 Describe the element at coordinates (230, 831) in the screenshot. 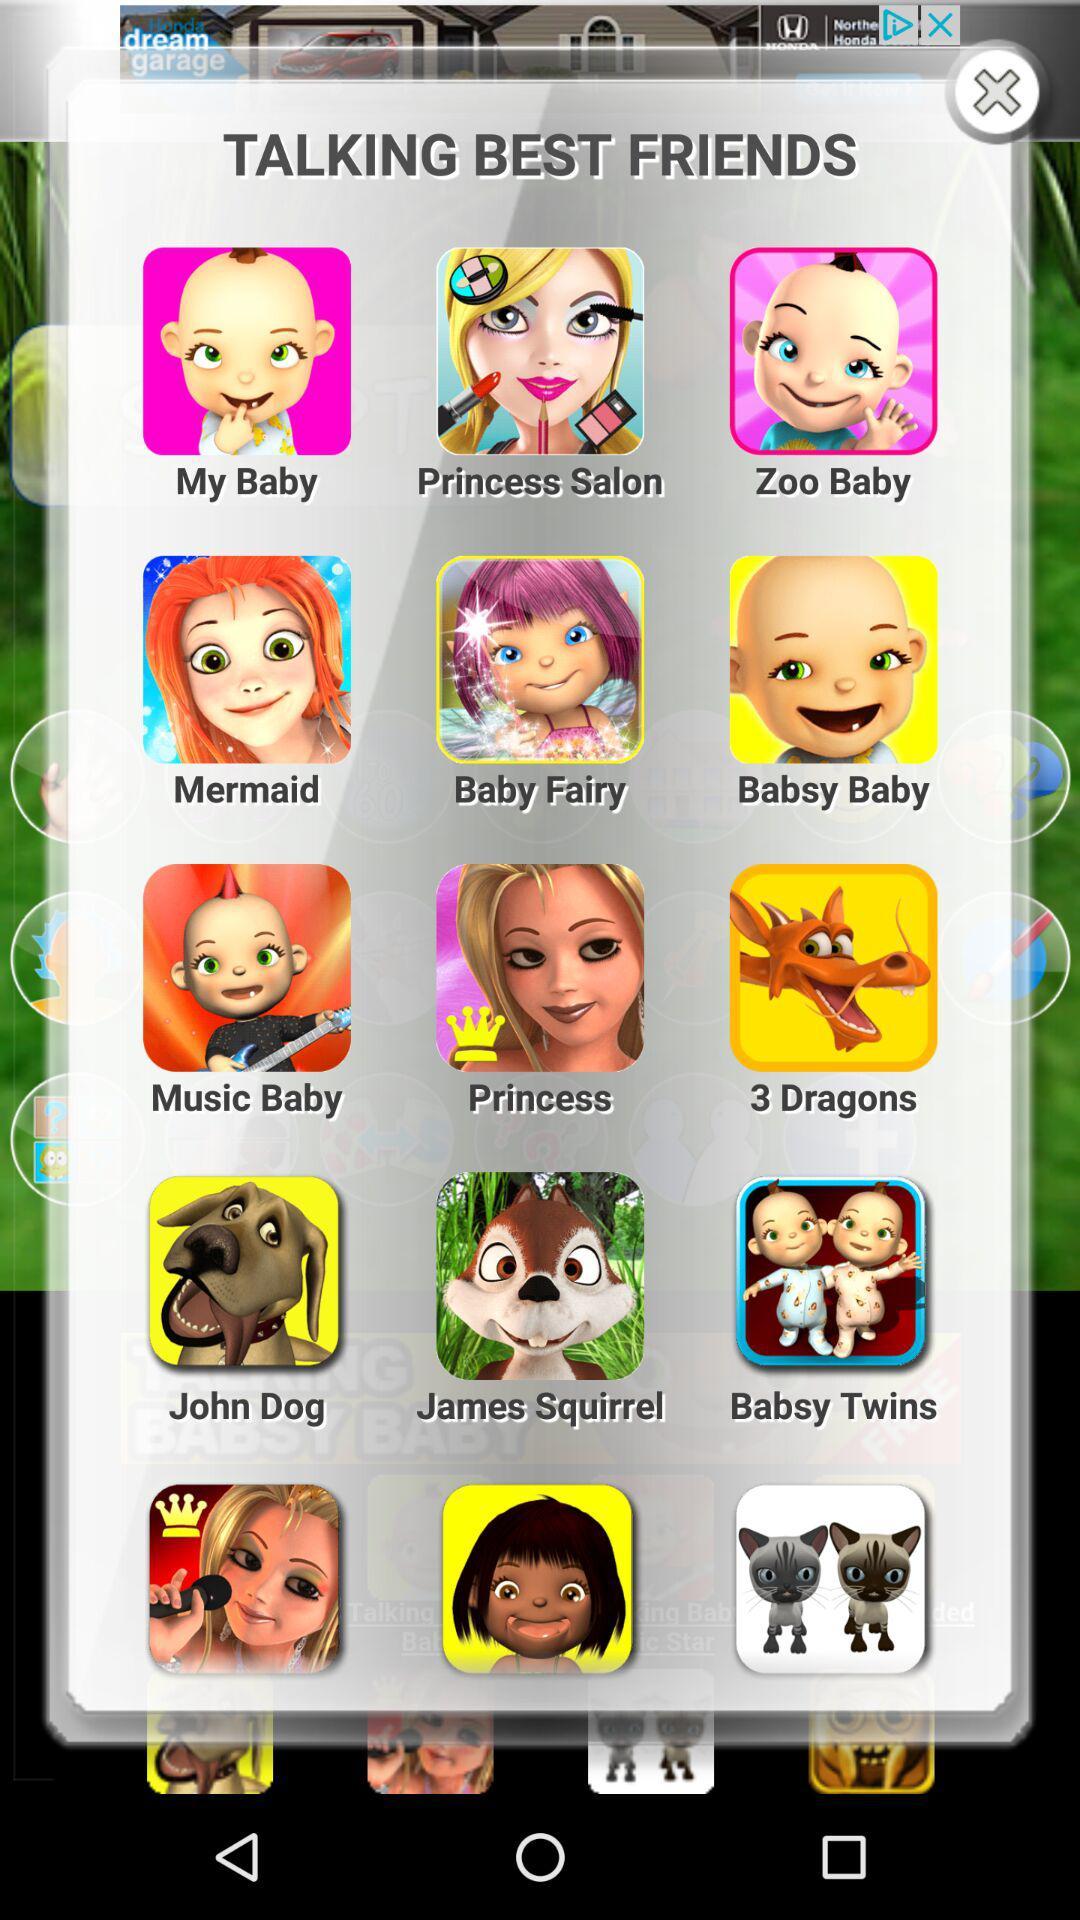

I see `the email icon` at that location.